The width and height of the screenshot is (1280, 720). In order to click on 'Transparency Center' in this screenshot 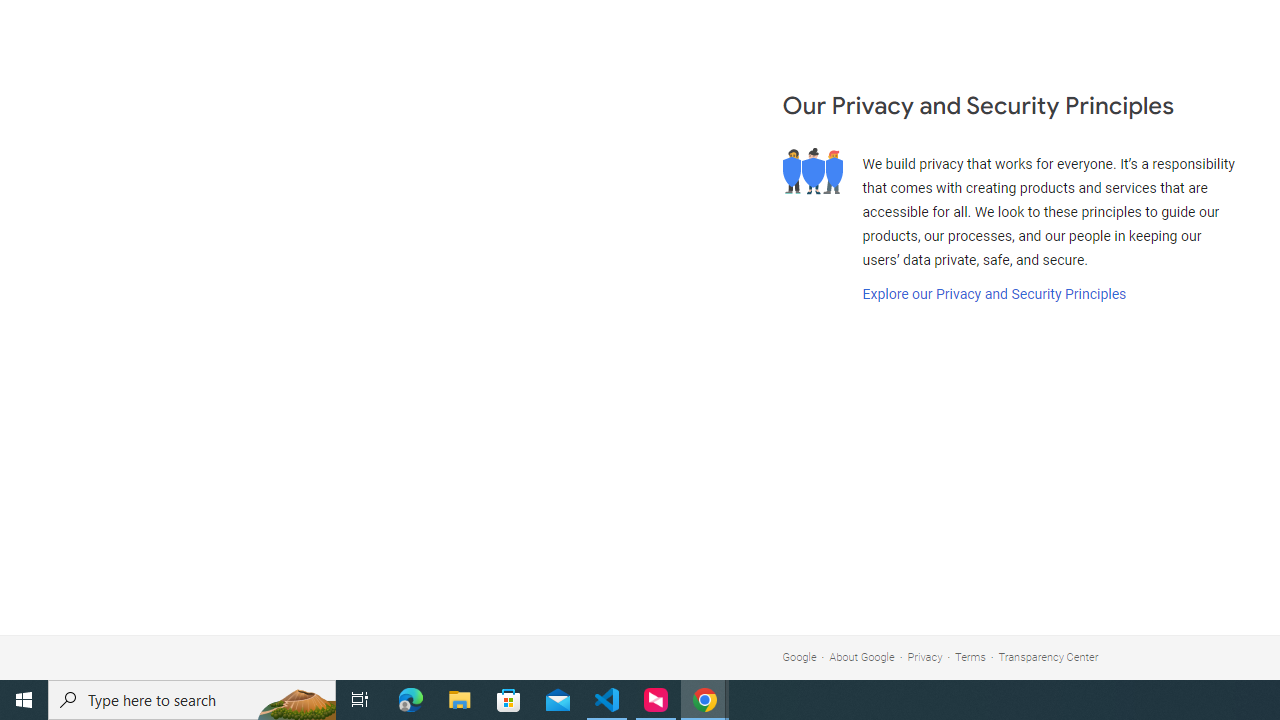, I will do `click(1047, 657)`.